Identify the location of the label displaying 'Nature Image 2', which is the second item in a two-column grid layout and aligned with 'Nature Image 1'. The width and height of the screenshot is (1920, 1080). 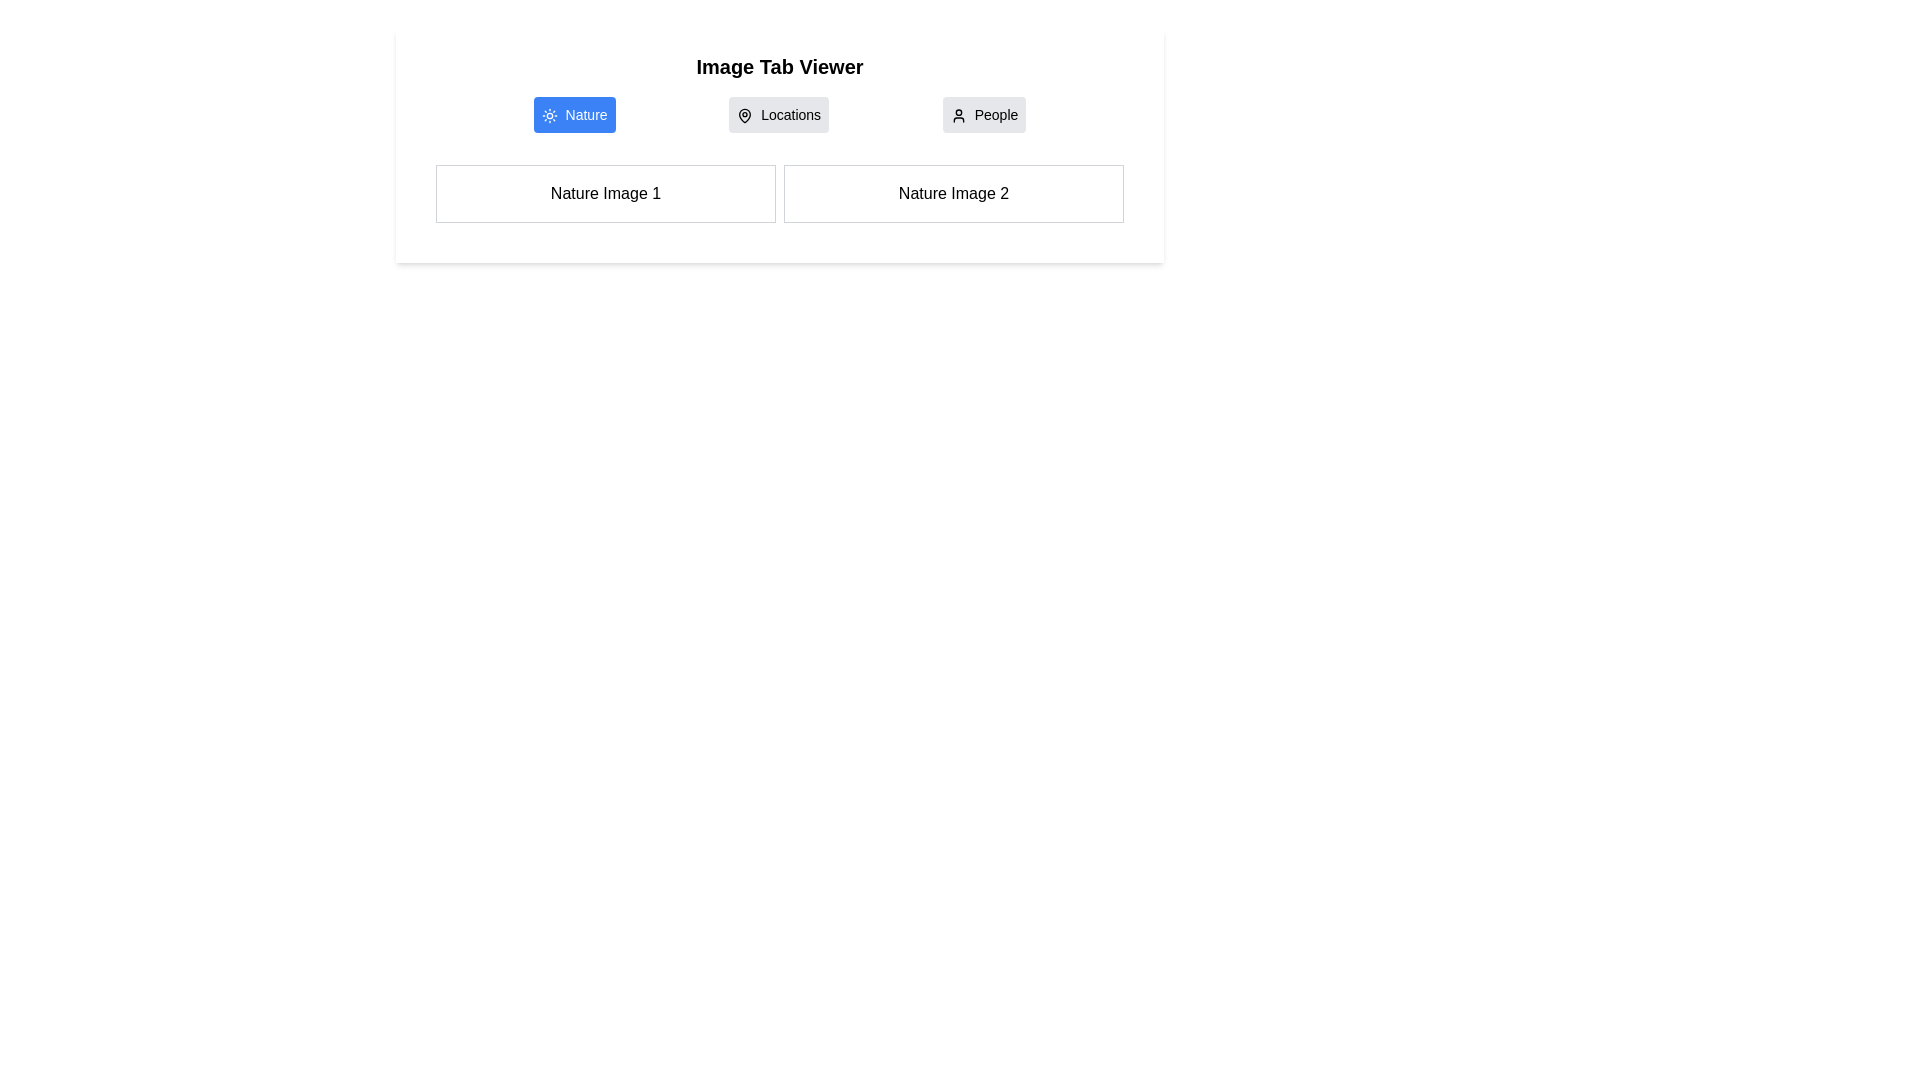
(953, 193).